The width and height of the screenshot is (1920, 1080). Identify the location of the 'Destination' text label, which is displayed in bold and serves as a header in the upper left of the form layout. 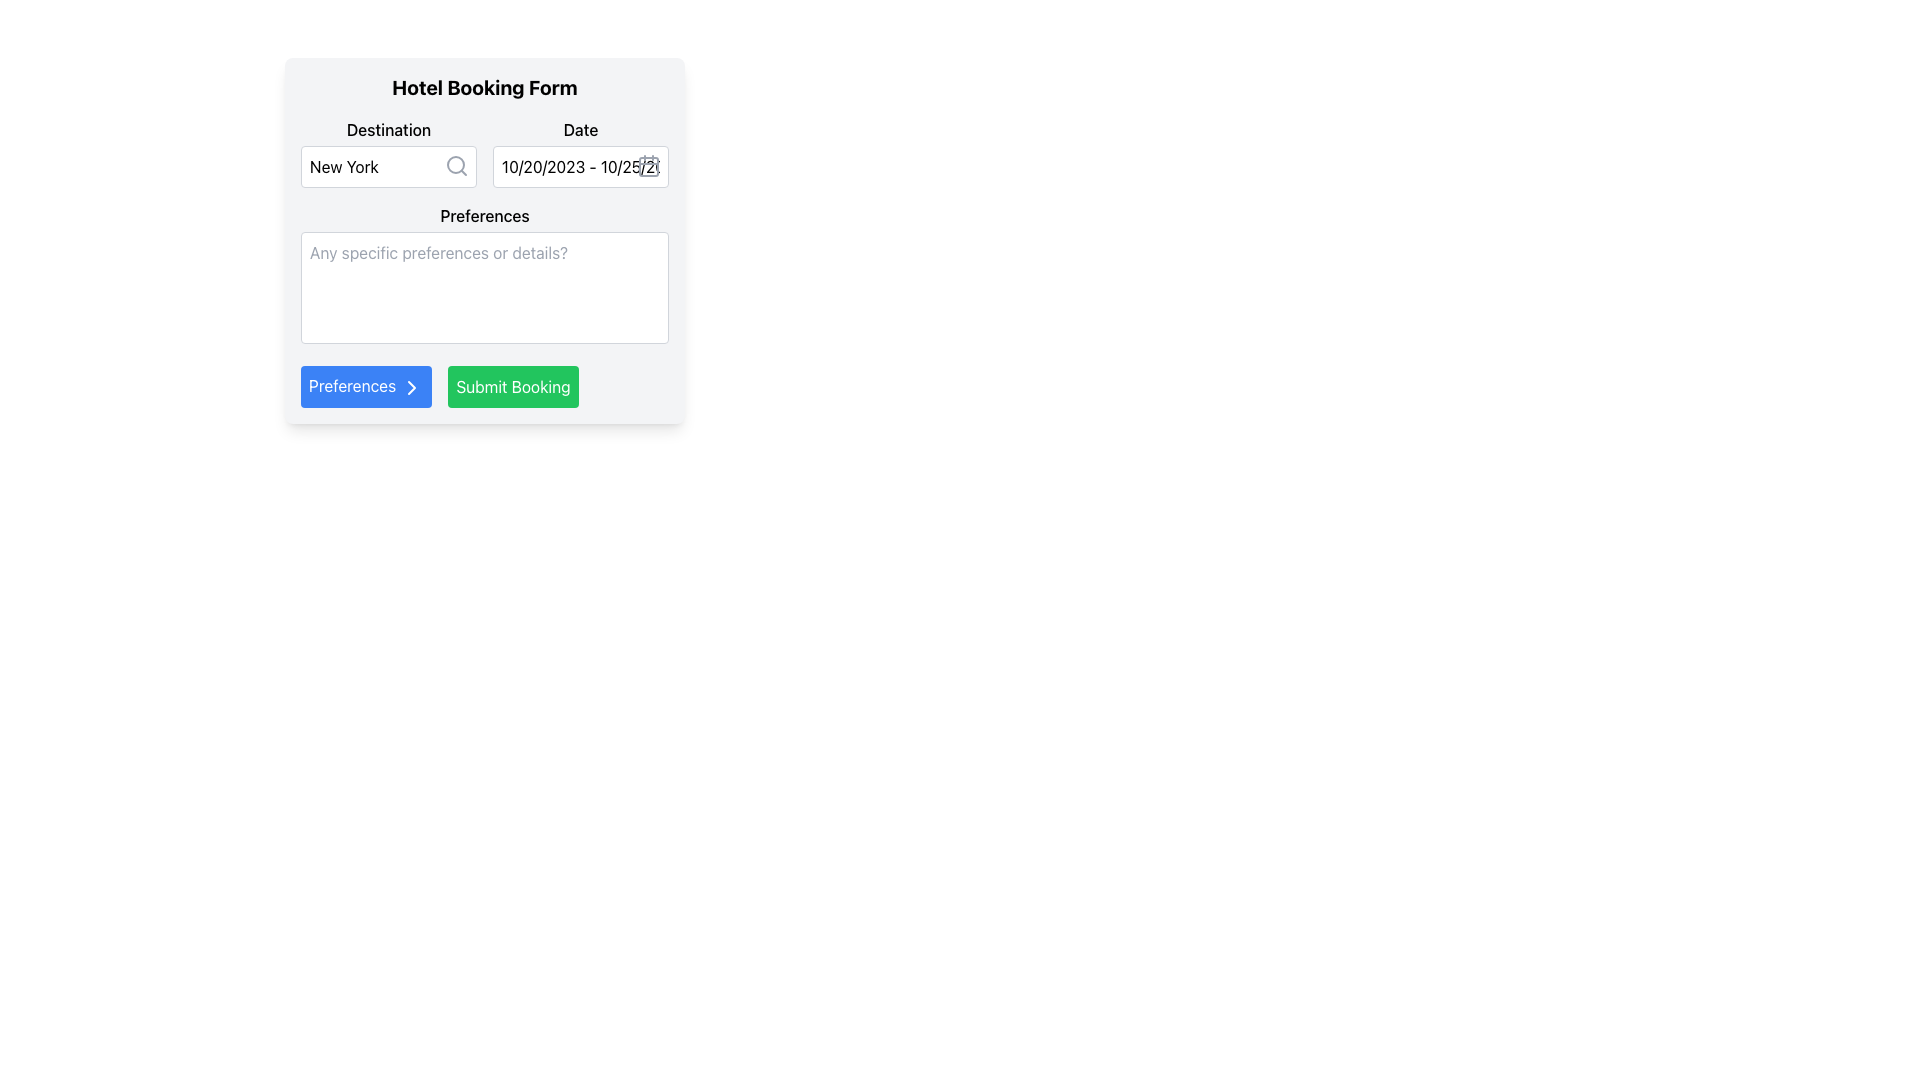
(388, 130).